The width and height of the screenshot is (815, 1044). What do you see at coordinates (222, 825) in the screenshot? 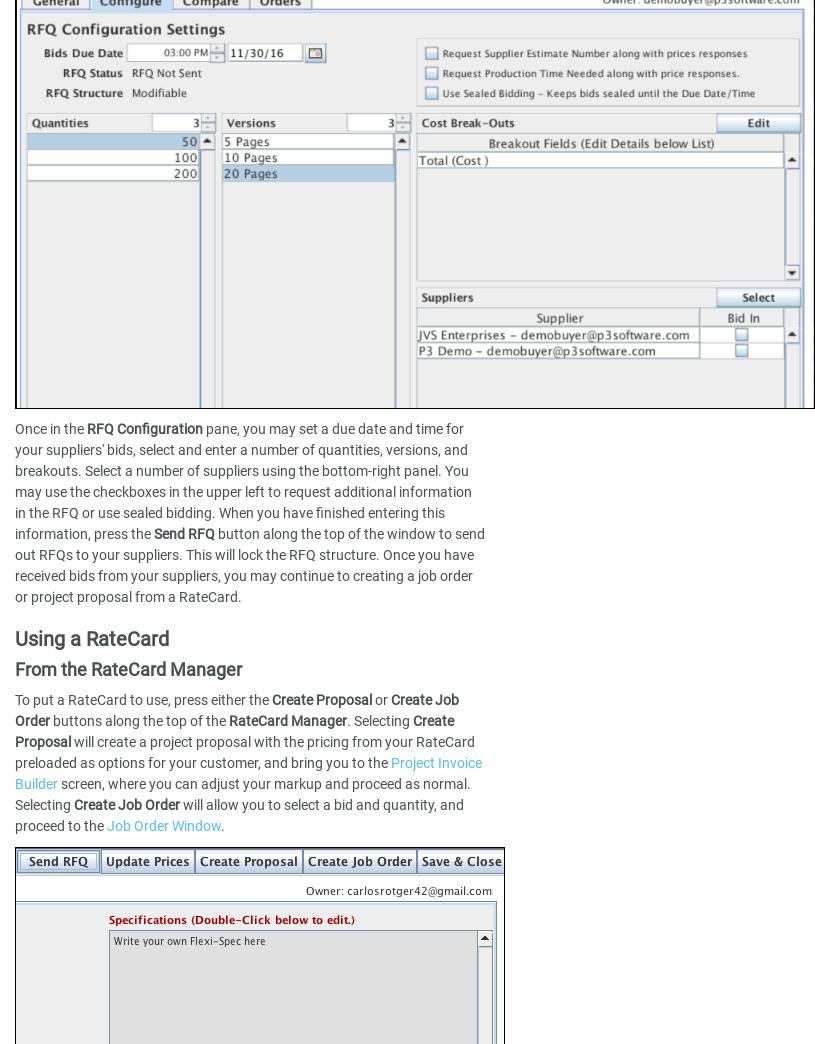
I see `'.'` at bounding box center [222, 825].